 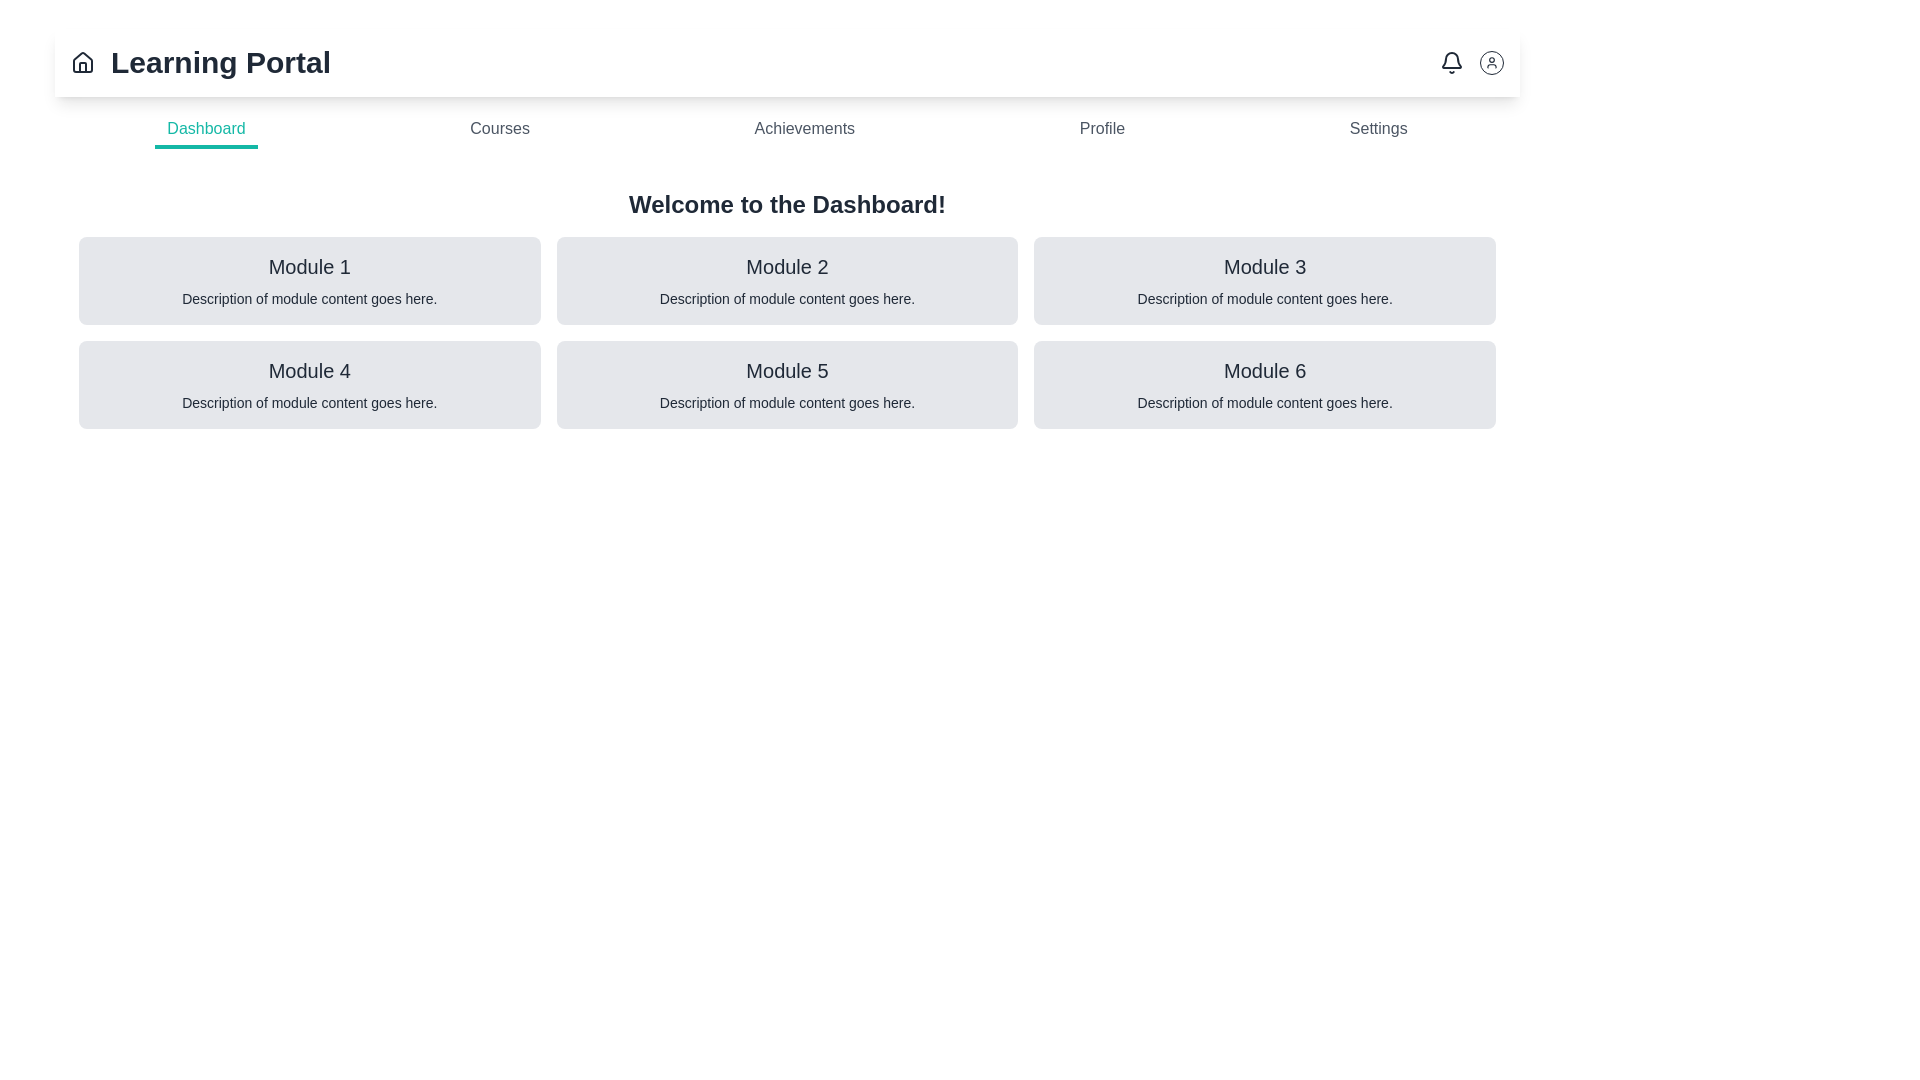 What do you see at coordinates (1264, 299) in the screenshot?
I see `text content "Description of module content goes here." from the text element located under the header "Module 3" in the top-right card of the grid layout` at bounding box center [1264, 299].